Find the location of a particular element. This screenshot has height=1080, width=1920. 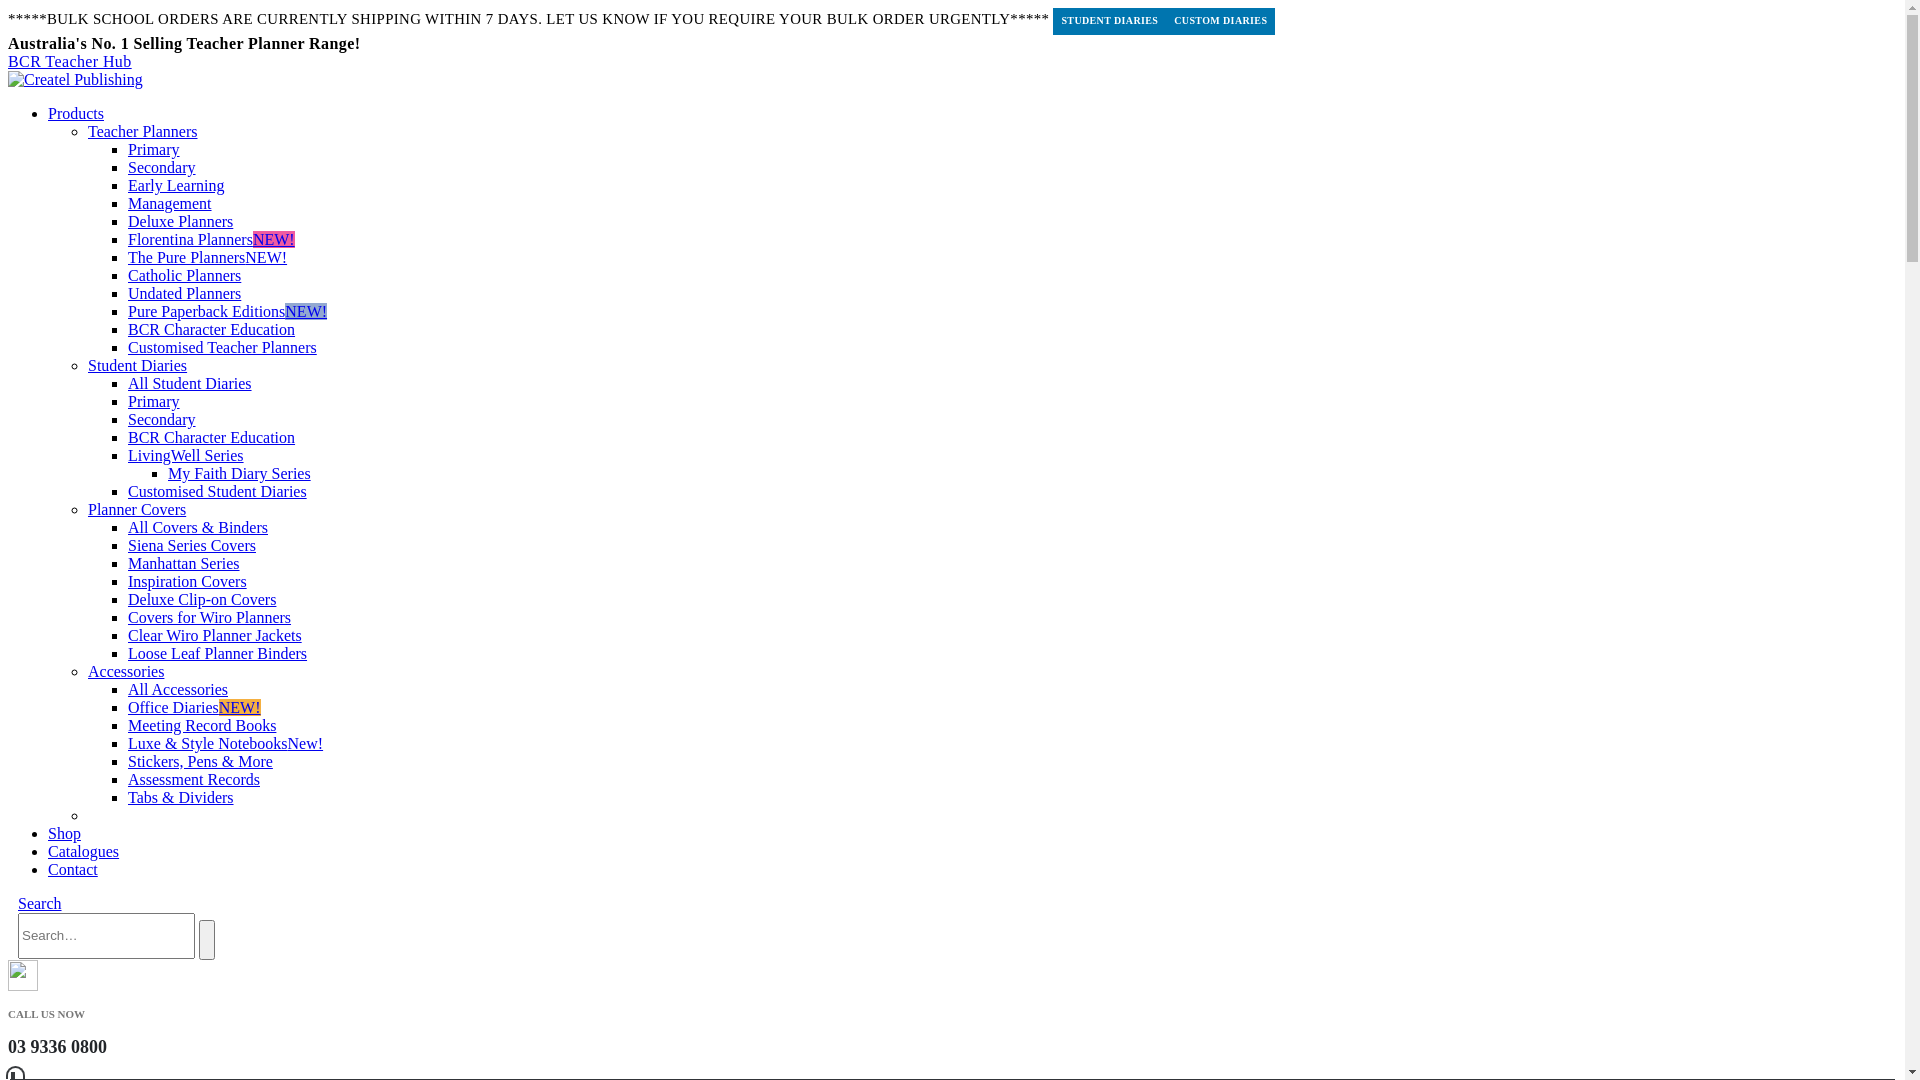

'Pure Paperback EditionsNEW!' is located at coordinates (227, 311).